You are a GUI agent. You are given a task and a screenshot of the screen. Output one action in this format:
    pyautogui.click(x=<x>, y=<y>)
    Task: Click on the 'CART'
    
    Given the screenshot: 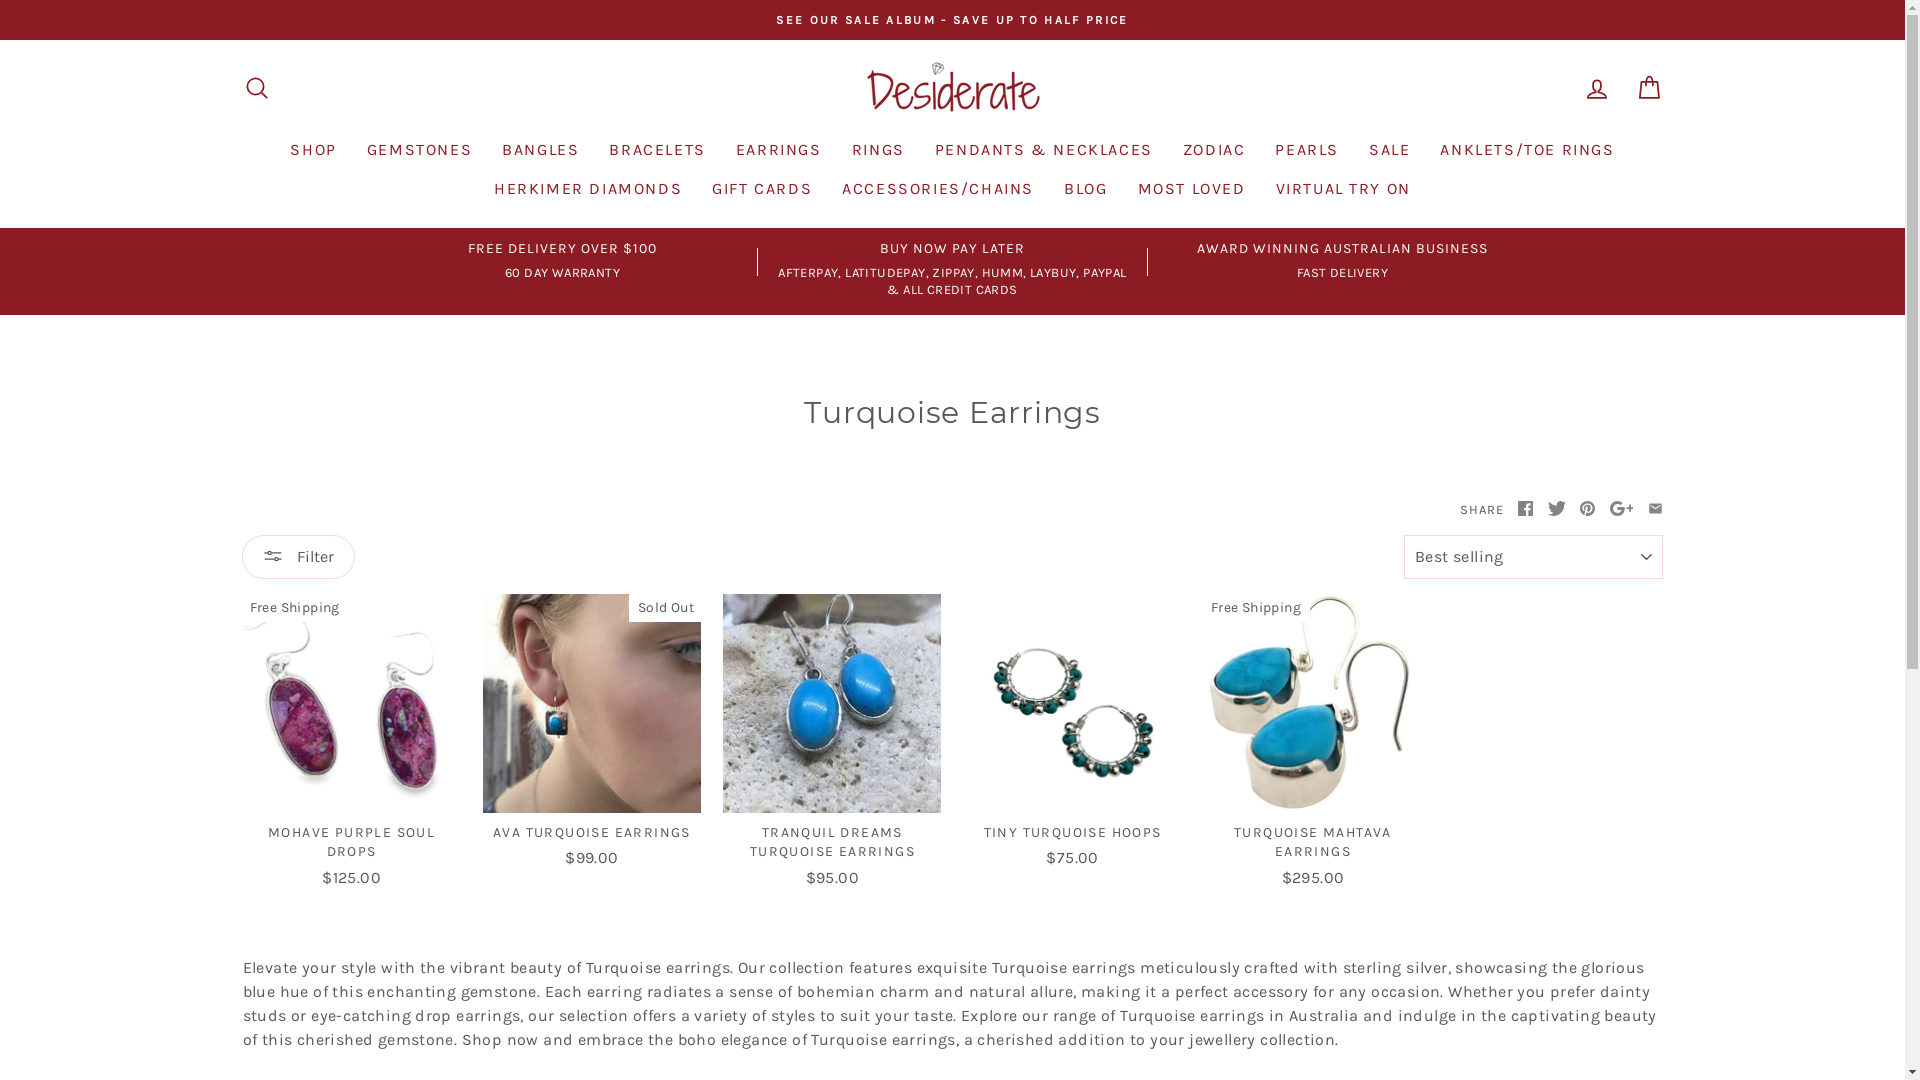 What is the action you would take?
    pyautogui.click(x=1647, y=86)
    